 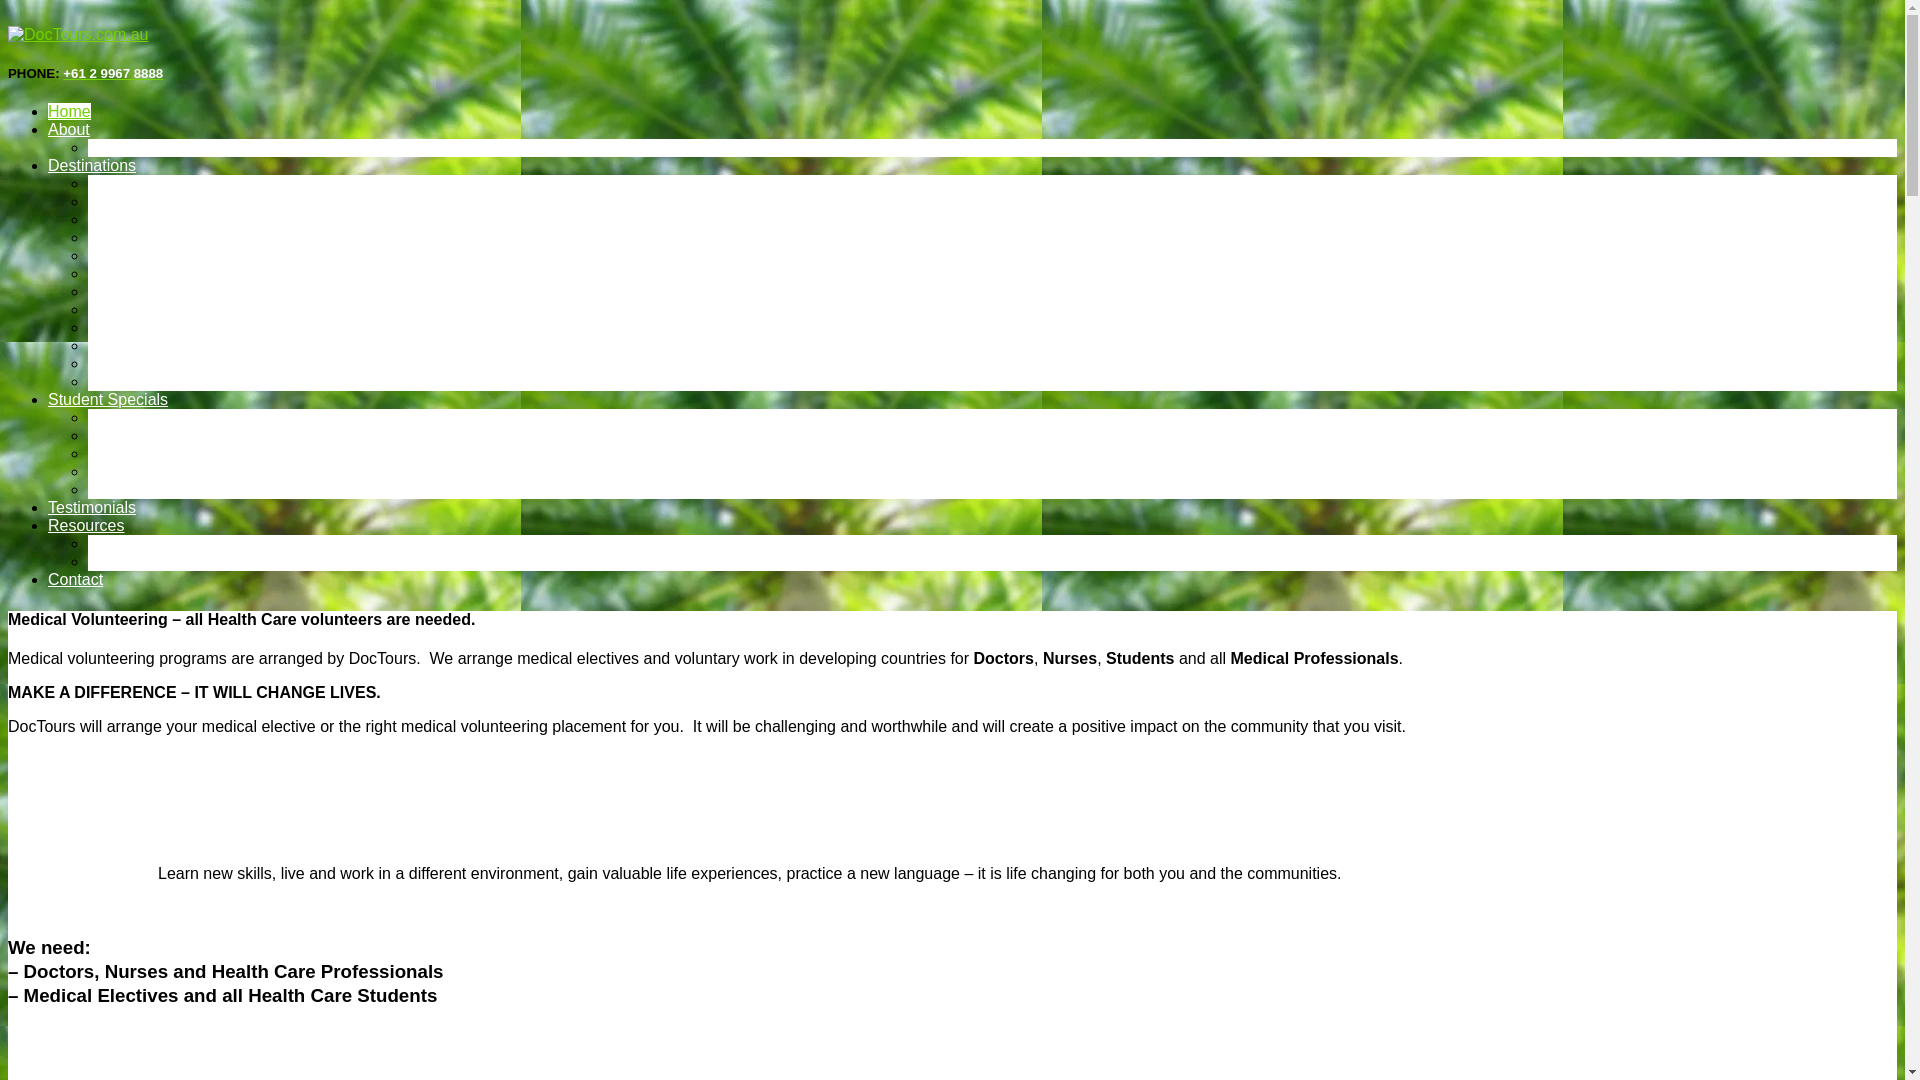 What do you see at coordinates (123, 183) in the screenshot?
I see `'Cambodia'` at bounding box center [123, 183].